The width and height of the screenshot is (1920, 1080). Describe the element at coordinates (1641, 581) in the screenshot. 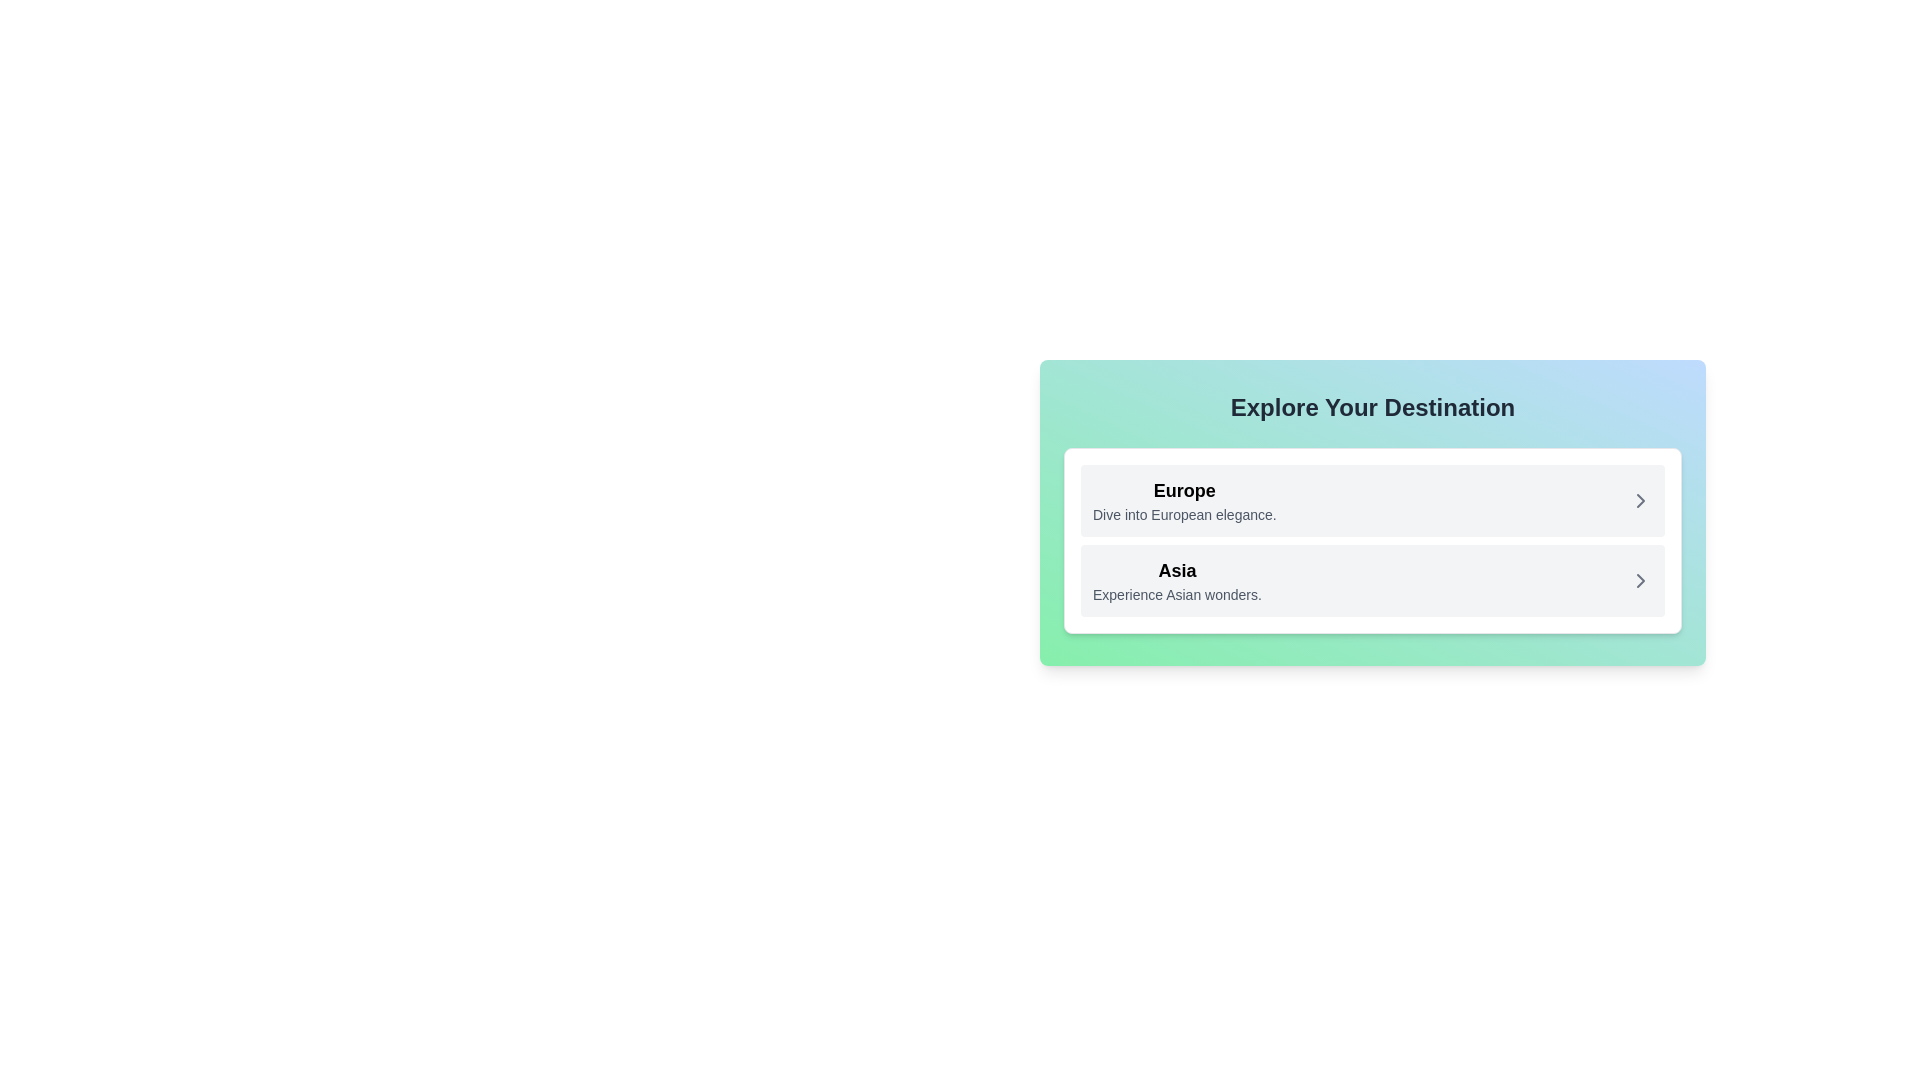

I see `the navigation icon located on the right edge of the 'Asia' list item in the 'Explore Your Destination' section` at that location.